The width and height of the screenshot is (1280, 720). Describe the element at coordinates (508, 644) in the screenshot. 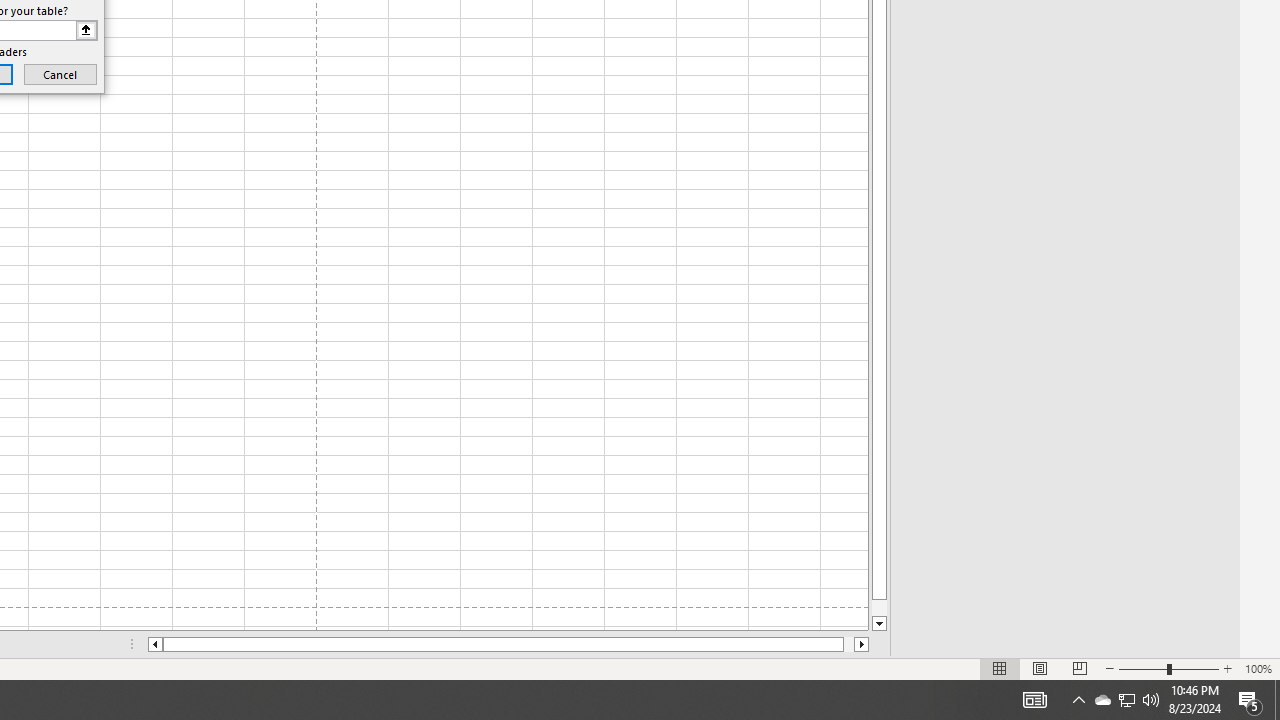

I see `'Class: NetUIScrollBar'` at that location.